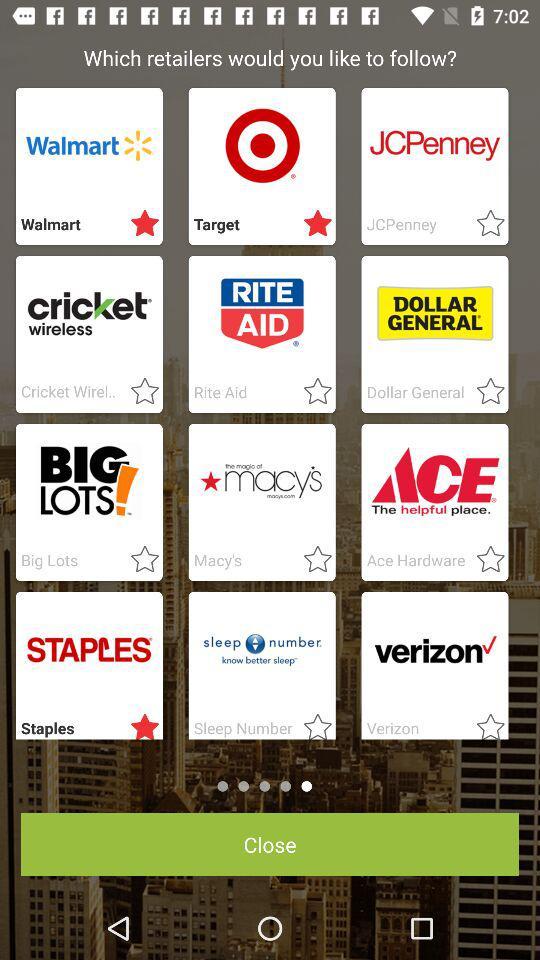 The height and width of the screenshot is (960, 540). I want to click on faverad, so click(138, 722).